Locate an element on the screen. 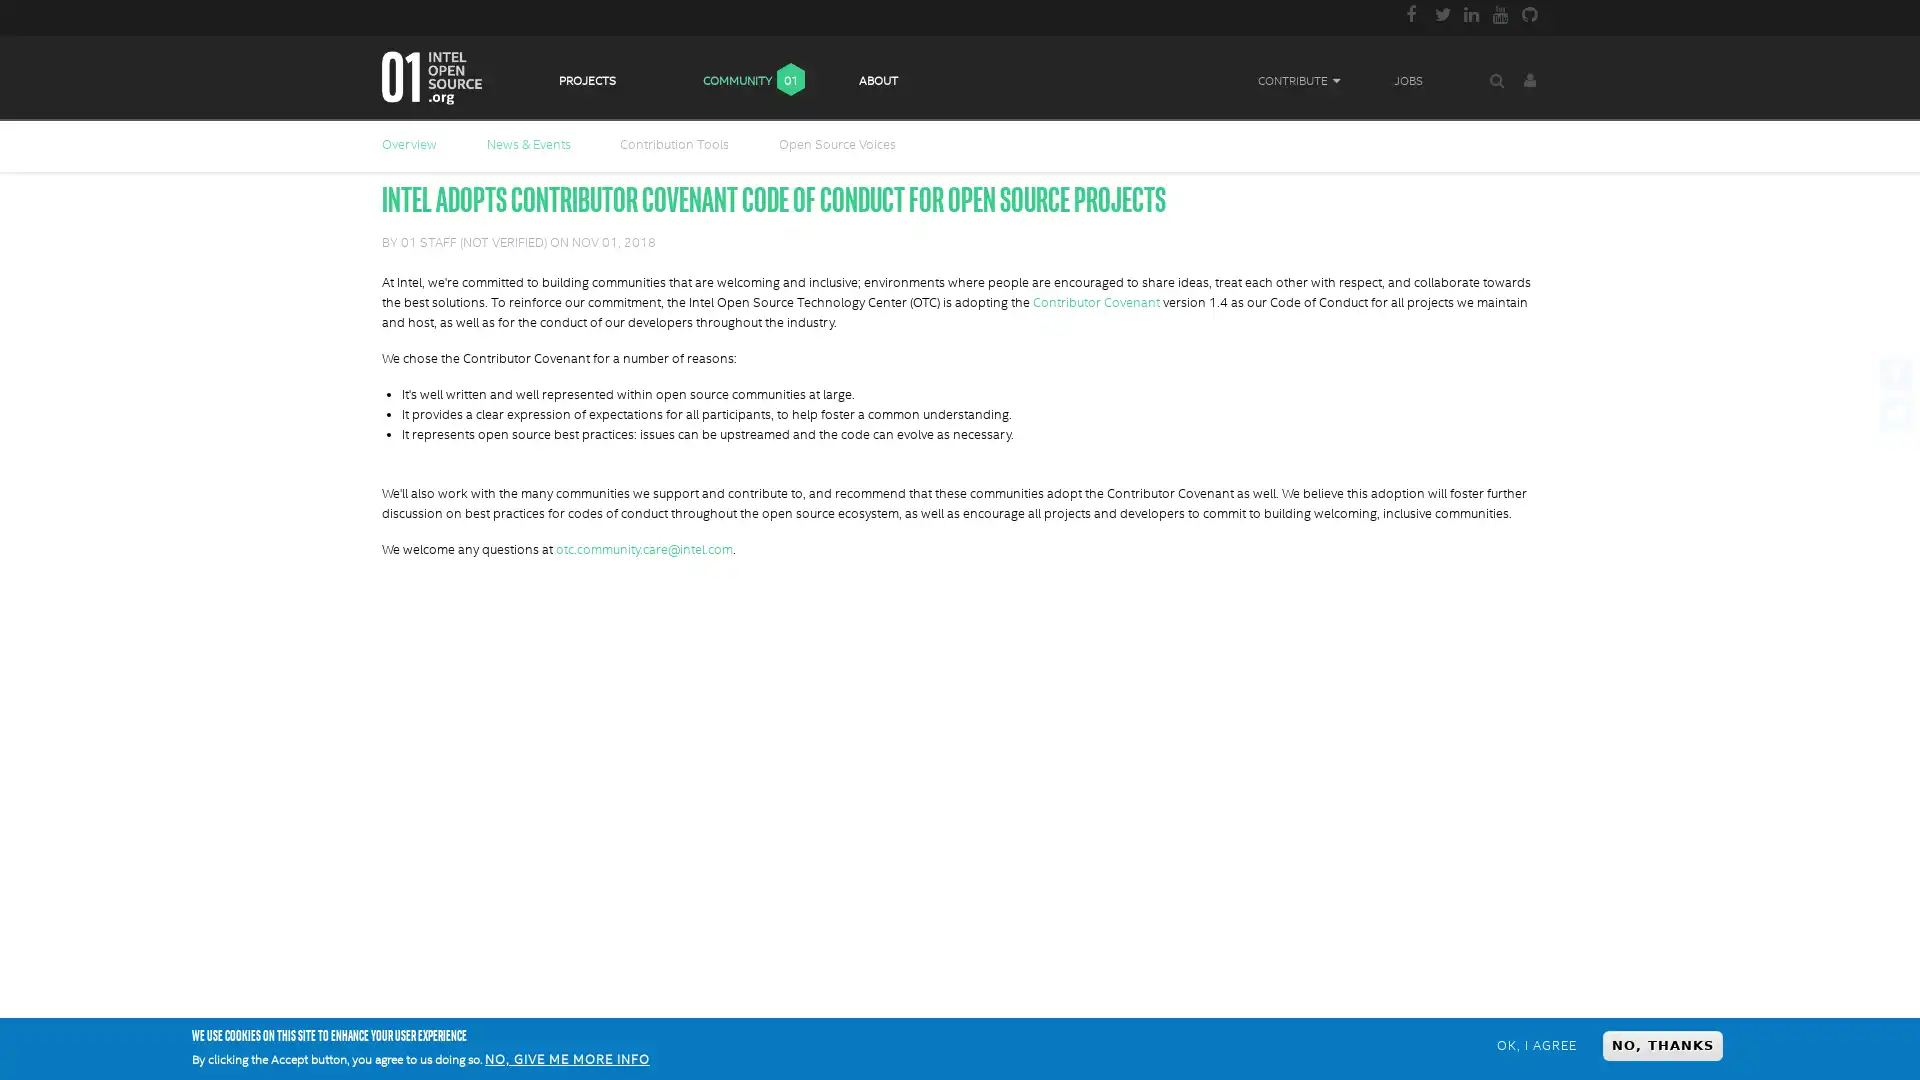 The width and height of the screenshot is (1920, 1080). NO, GIVE ME MORE INFO is located at coordinates (566, 1059).